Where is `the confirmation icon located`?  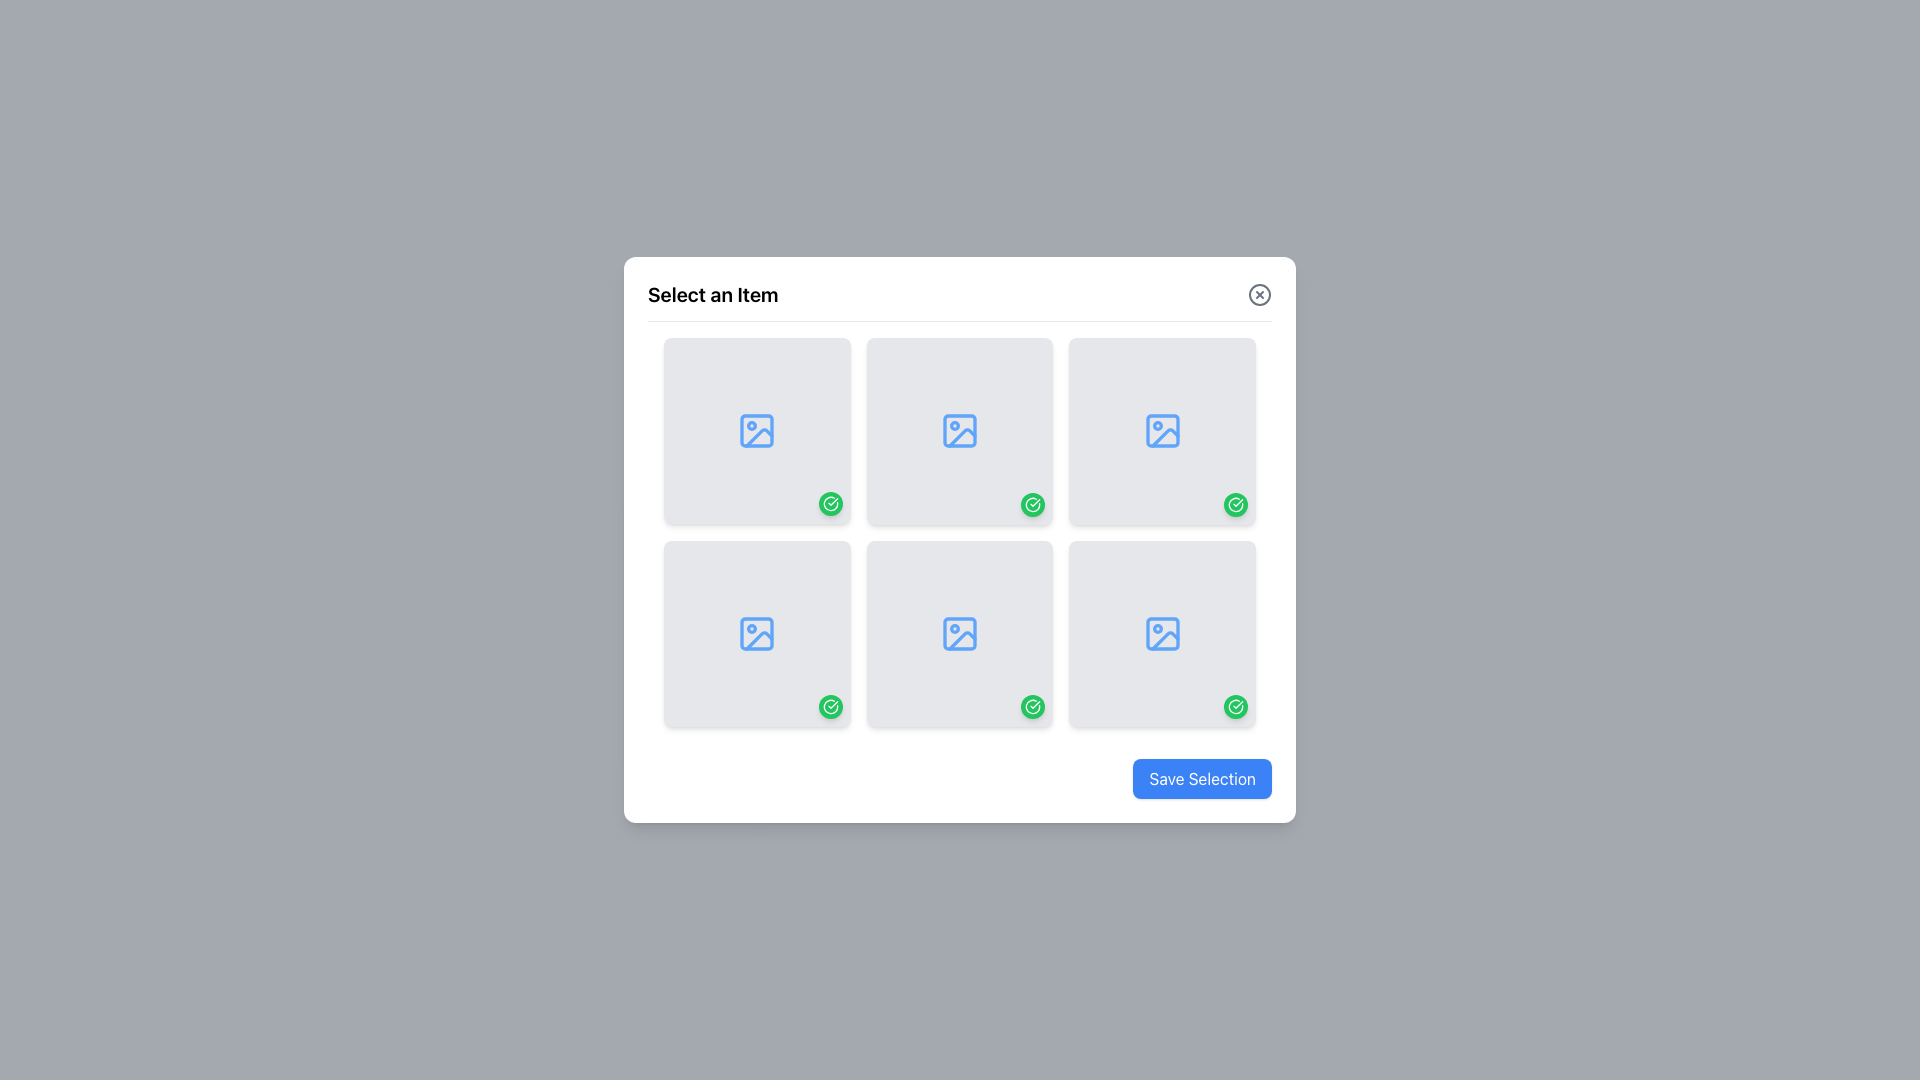
the confirmation icon located is located at coordinates (830, 706).